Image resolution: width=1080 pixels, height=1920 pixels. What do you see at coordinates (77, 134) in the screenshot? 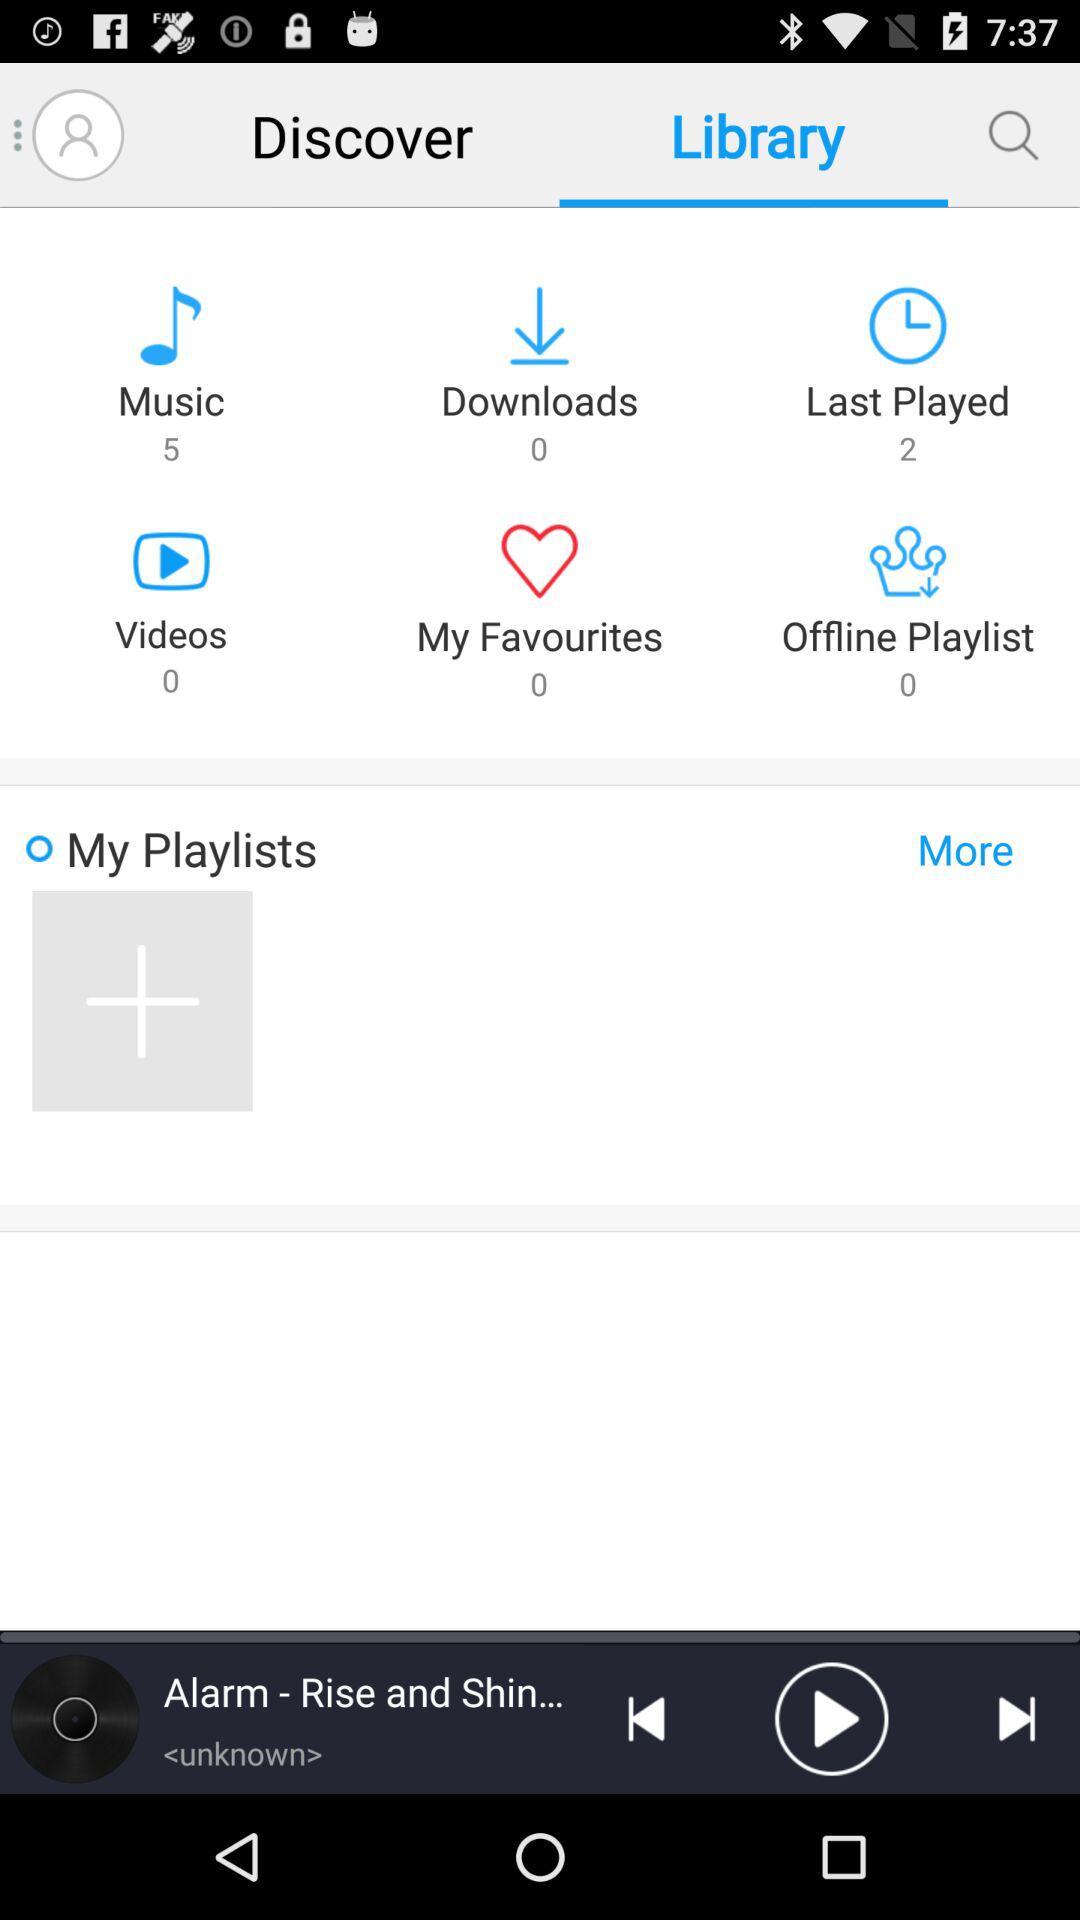
I see `profile option` at bounding box center [77, 134].